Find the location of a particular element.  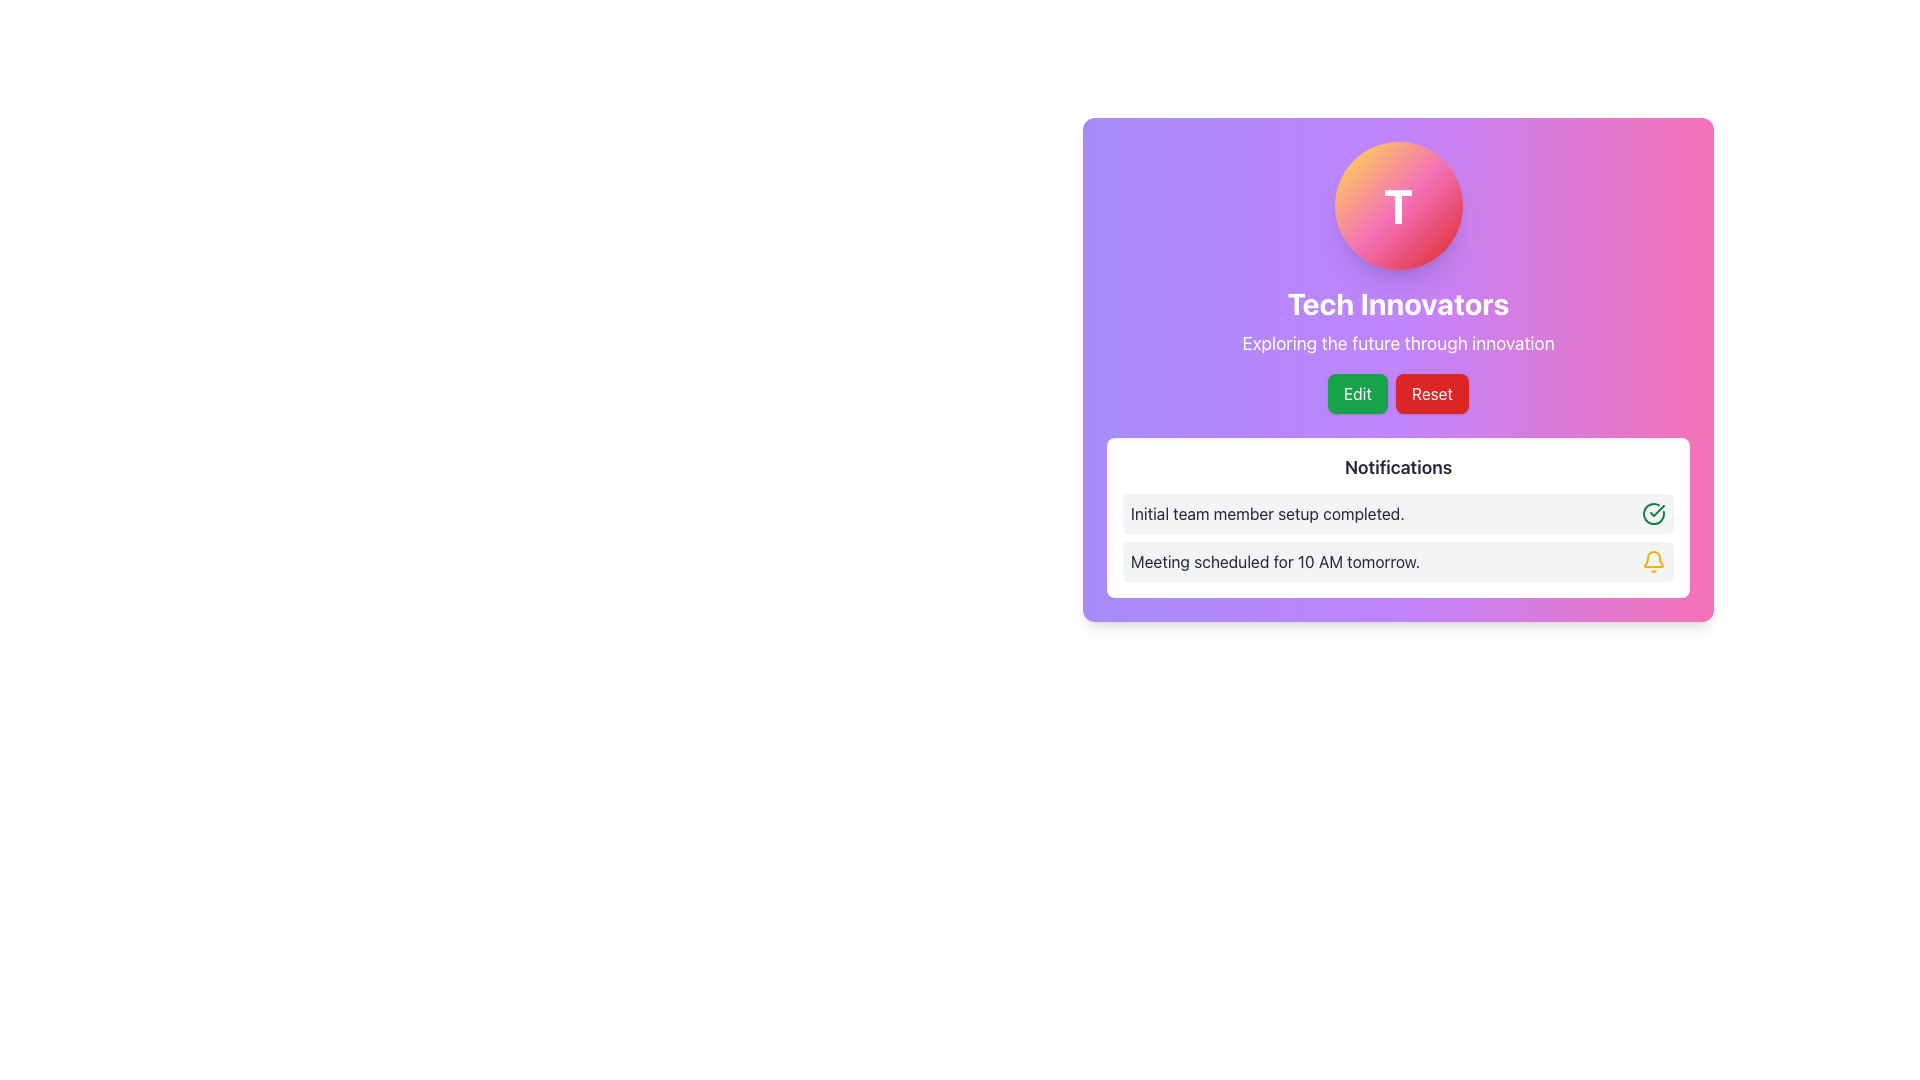

text label displaying 'Initial team member setup completed.' located in the Notifications section beneath the main profile area is located at coordinates (1266, 512).